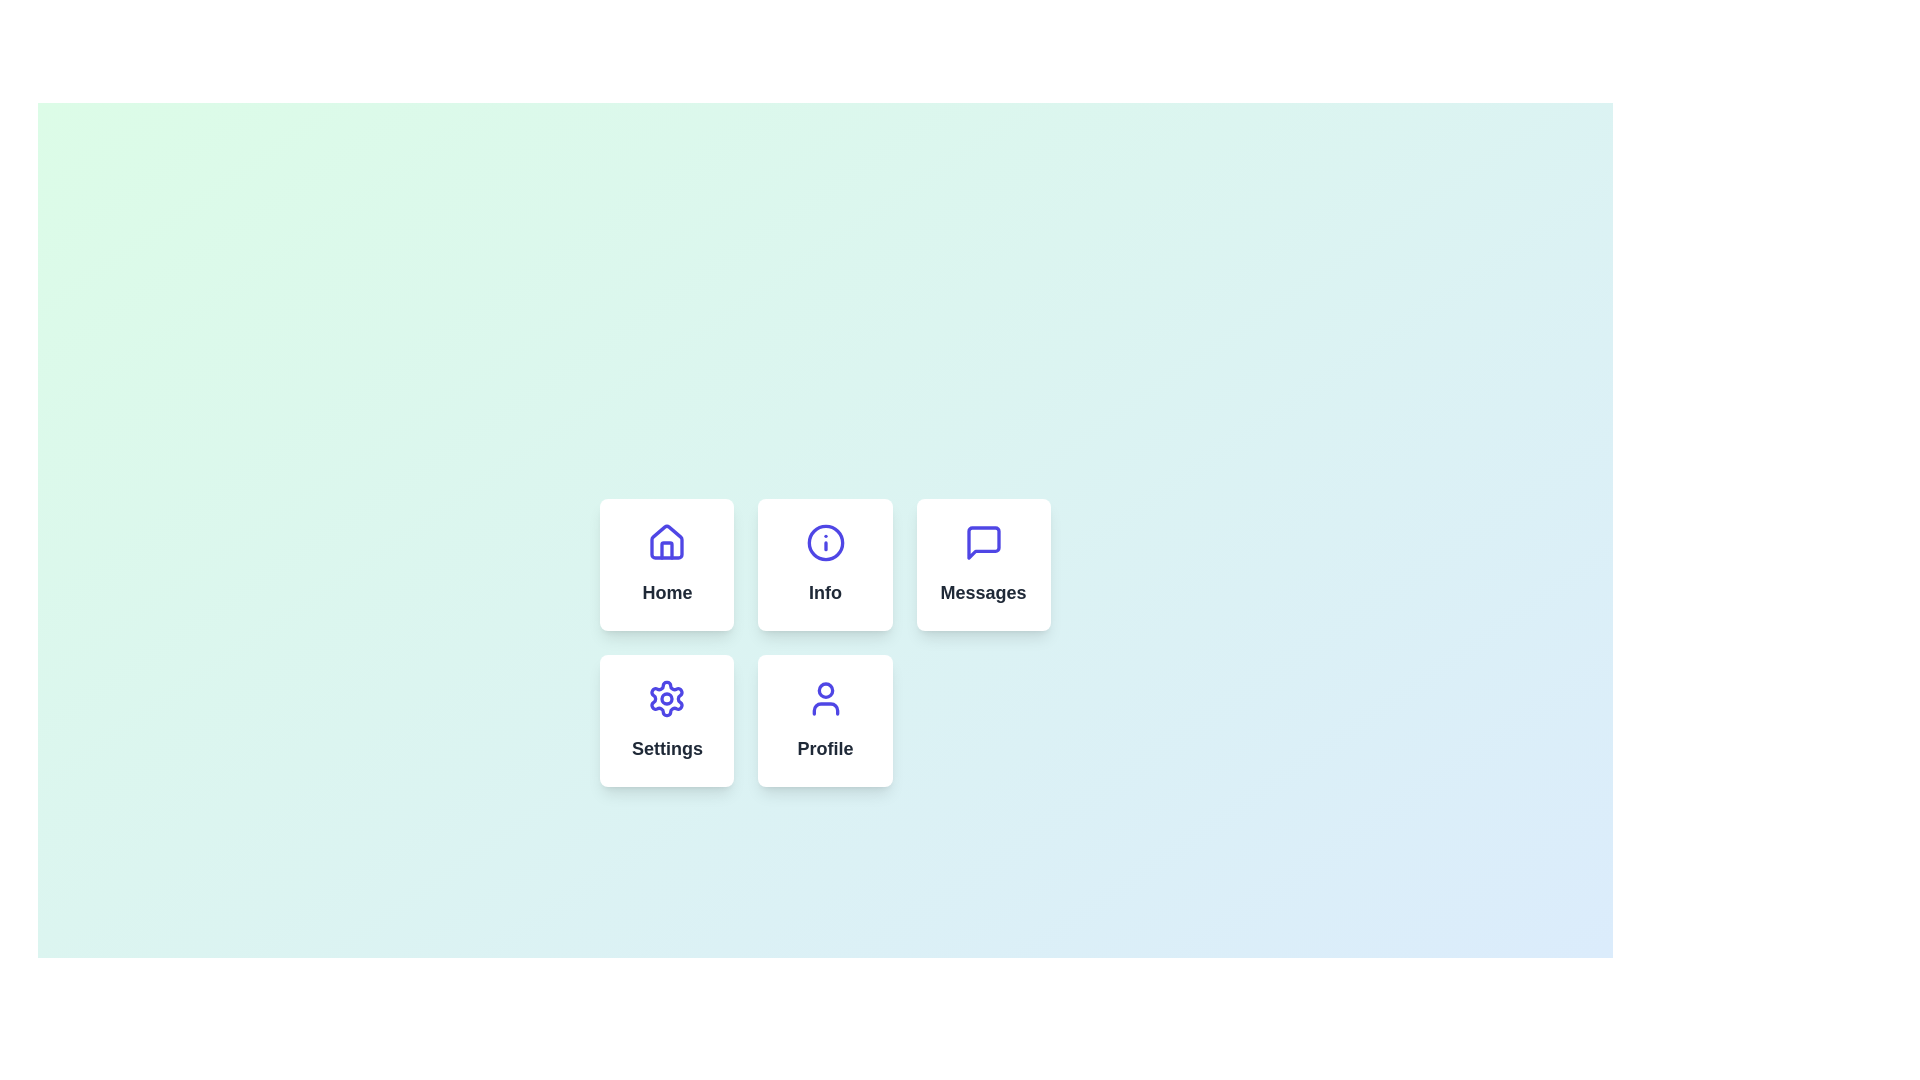 This screenshot has height=1080, width=1920. Describe the element at coordinates (825, 543) in the screenshot. I see `the Circular Icon within the 'Info' button, which is the second button in the top row of a 3x2 grid layout` at that location.